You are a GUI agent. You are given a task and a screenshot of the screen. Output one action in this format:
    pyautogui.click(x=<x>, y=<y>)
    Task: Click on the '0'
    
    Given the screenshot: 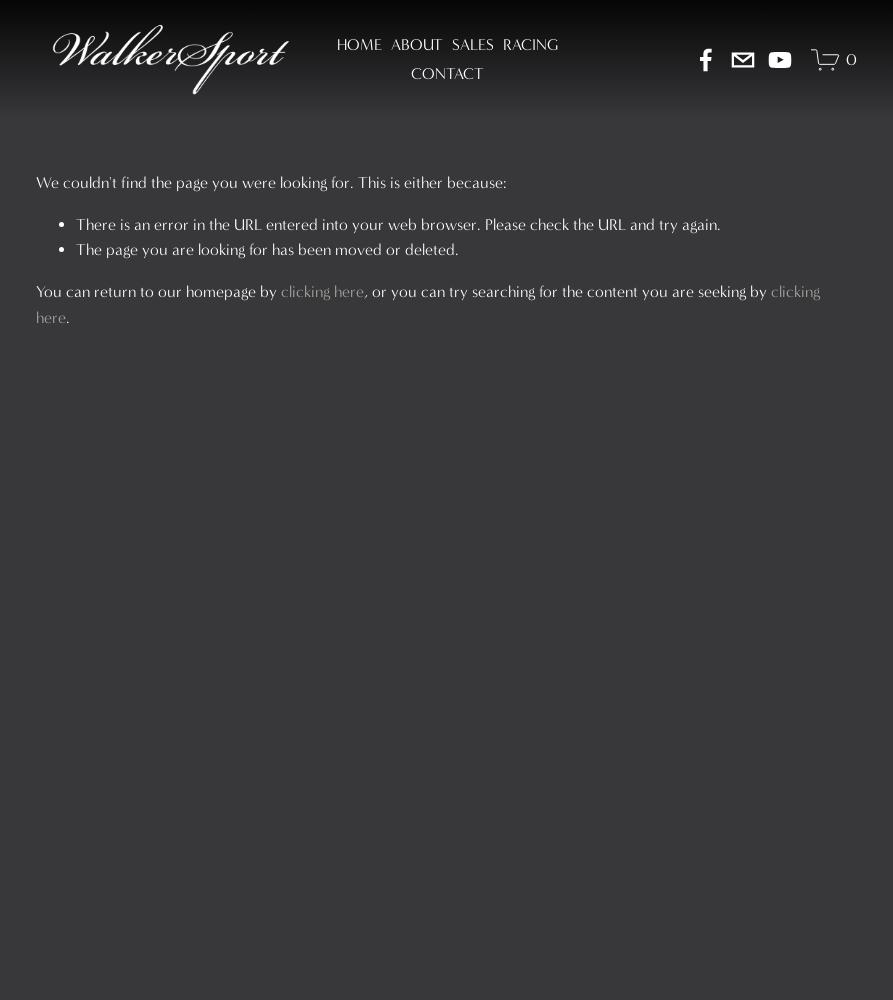 What is the action you would take?
    pyautogui.click(x=850, y=58)
    